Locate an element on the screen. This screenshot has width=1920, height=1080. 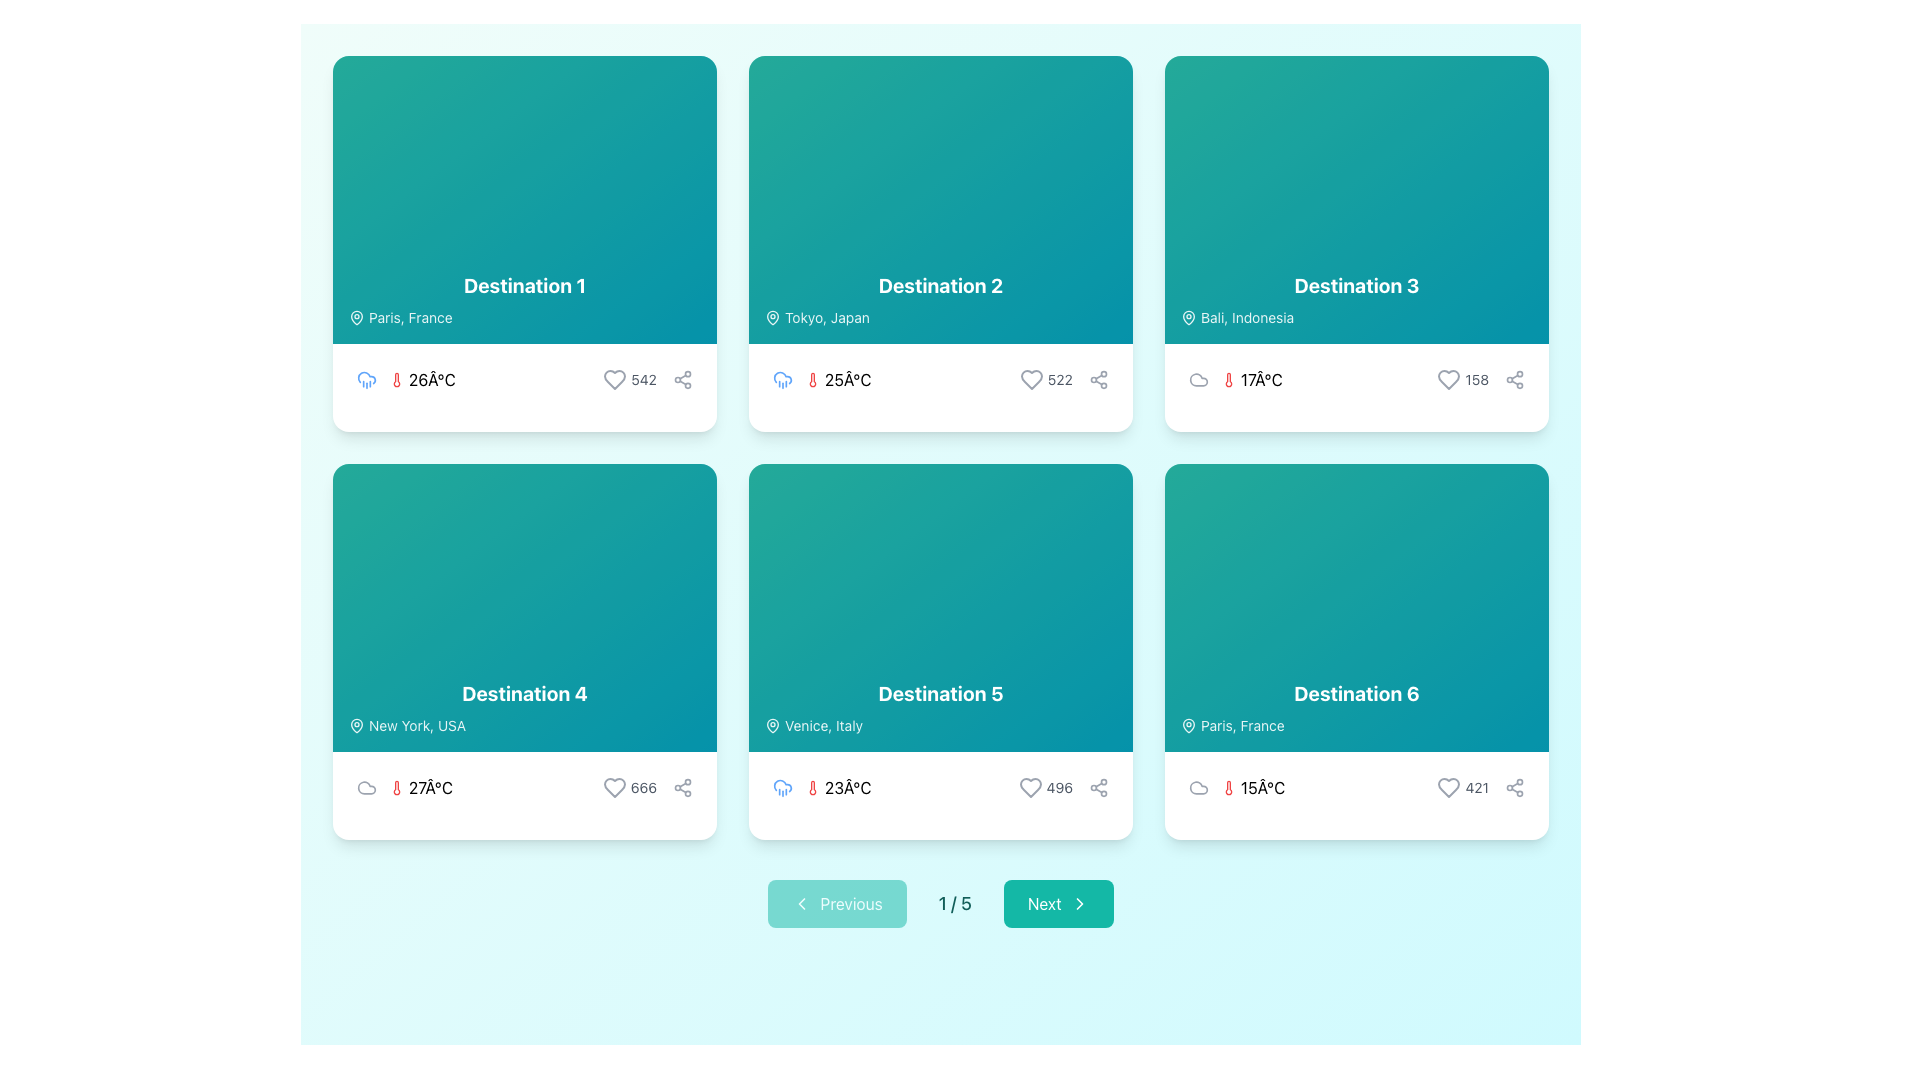
the interactive 'like' button with text and an icon located in the third card (Destination 3) on the top-right of the grid layout to observe the color transition is located at coordinates (1463, 380).